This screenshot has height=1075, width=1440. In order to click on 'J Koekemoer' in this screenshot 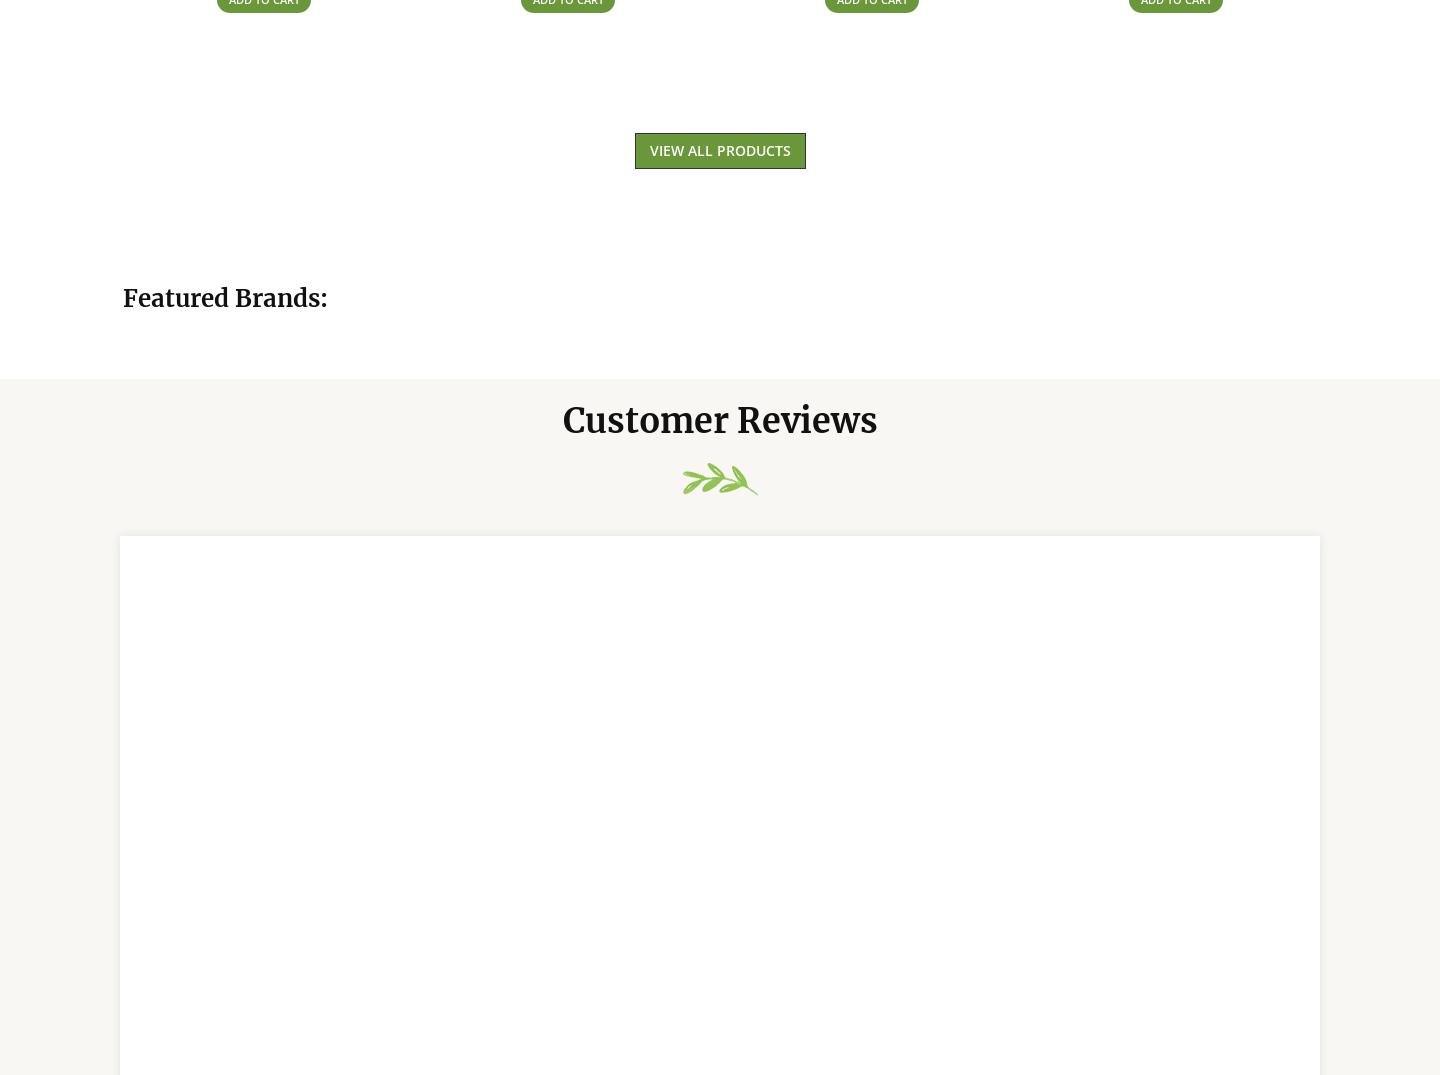, I will do `click(247, 878)`.